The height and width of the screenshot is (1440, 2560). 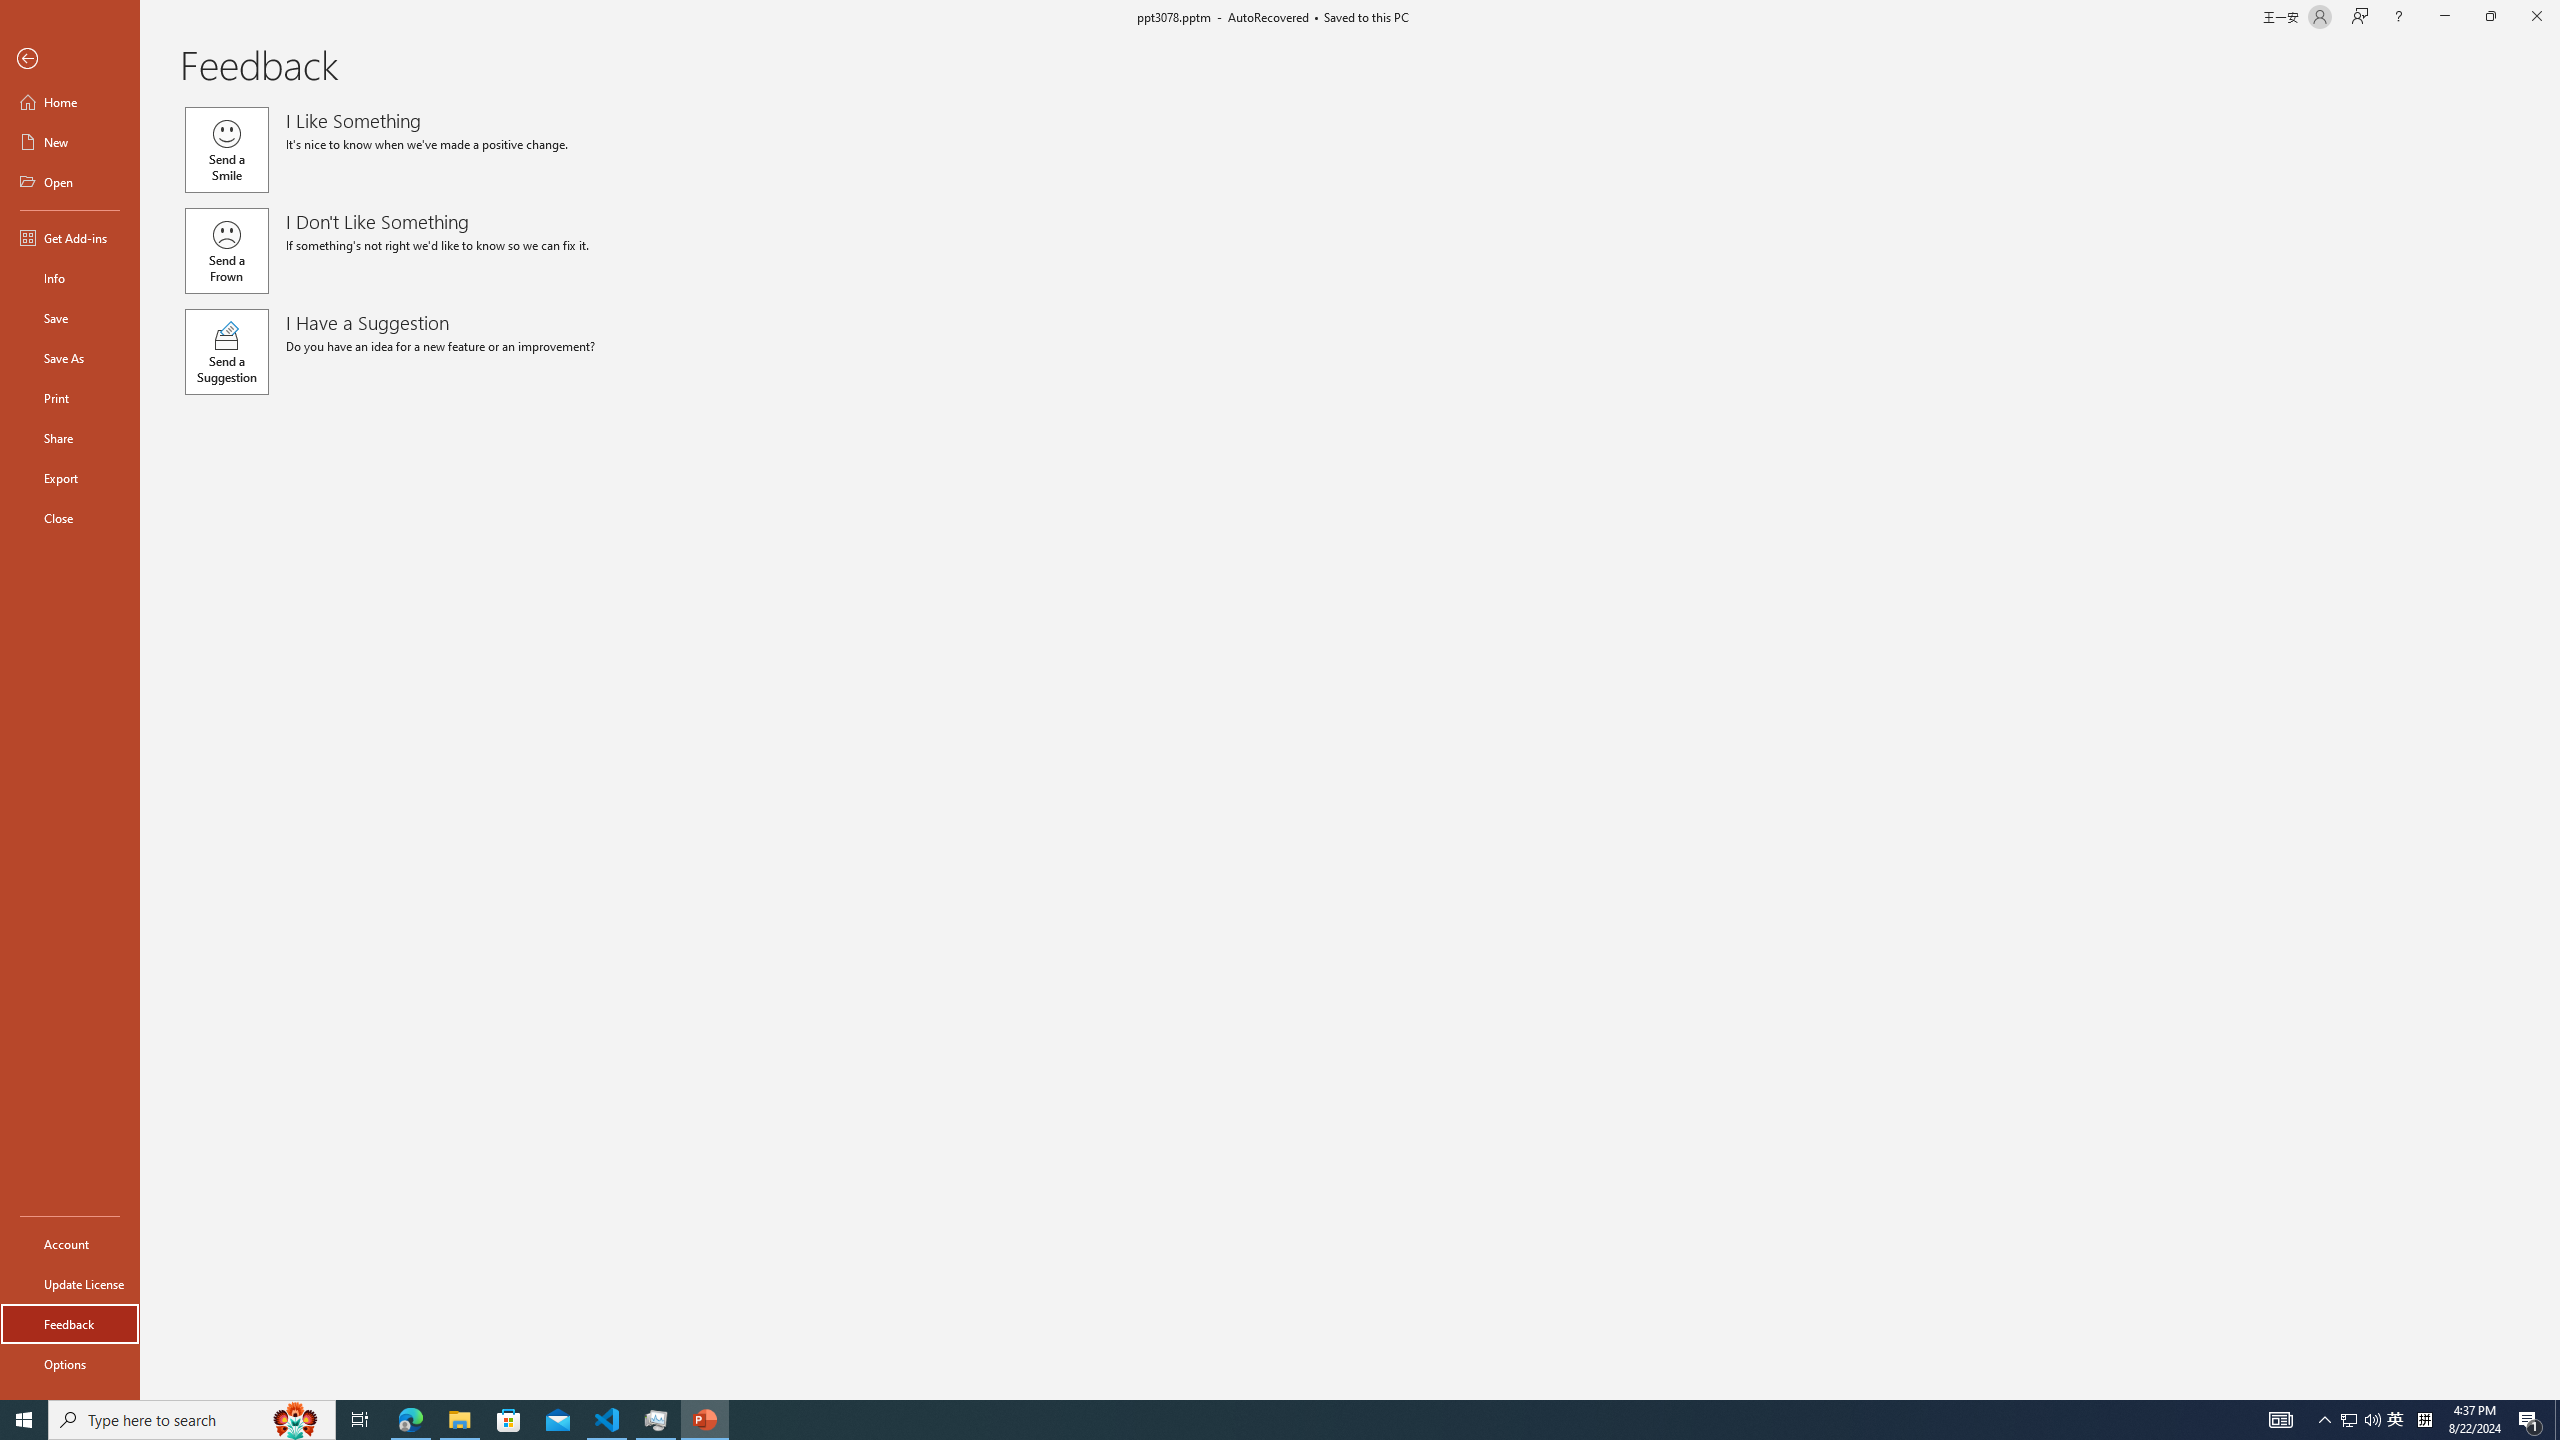 I want to click on 'Back', so click(x=69, y=58).